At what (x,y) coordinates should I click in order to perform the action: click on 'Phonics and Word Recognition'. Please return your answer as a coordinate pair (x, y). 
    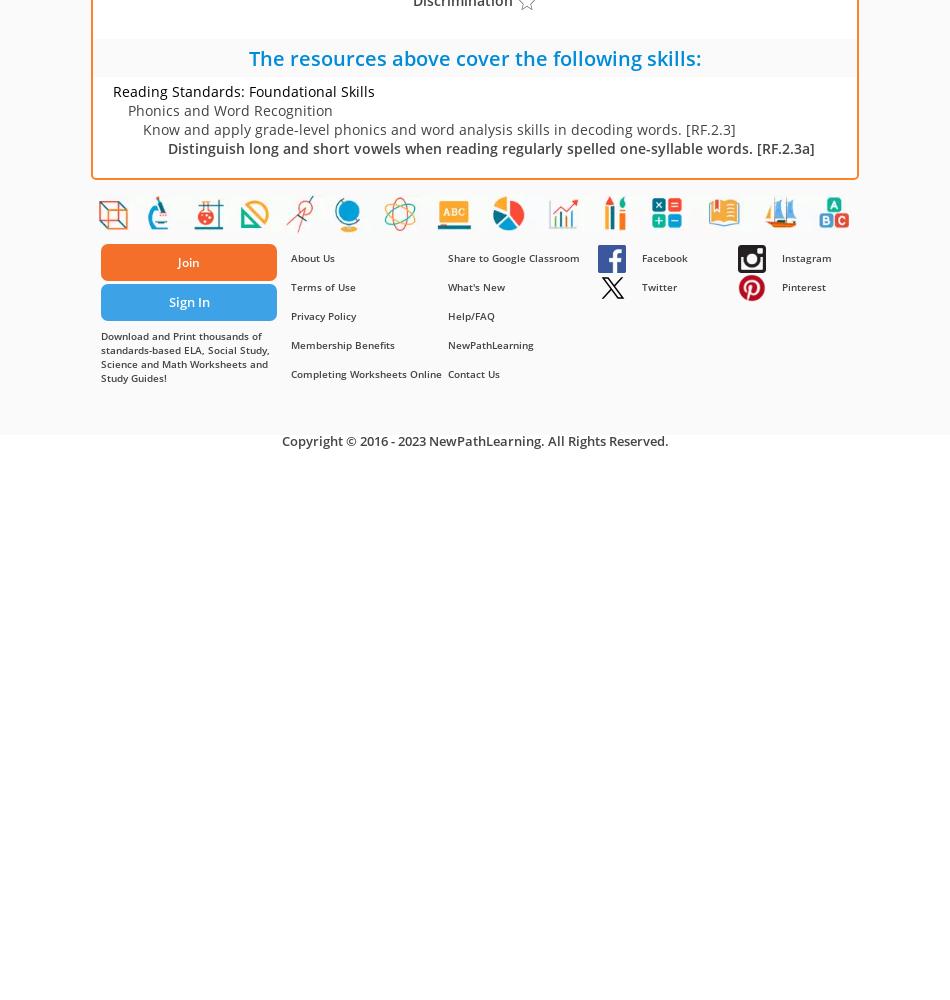
    Looking at the image, I should click on (230, 109).